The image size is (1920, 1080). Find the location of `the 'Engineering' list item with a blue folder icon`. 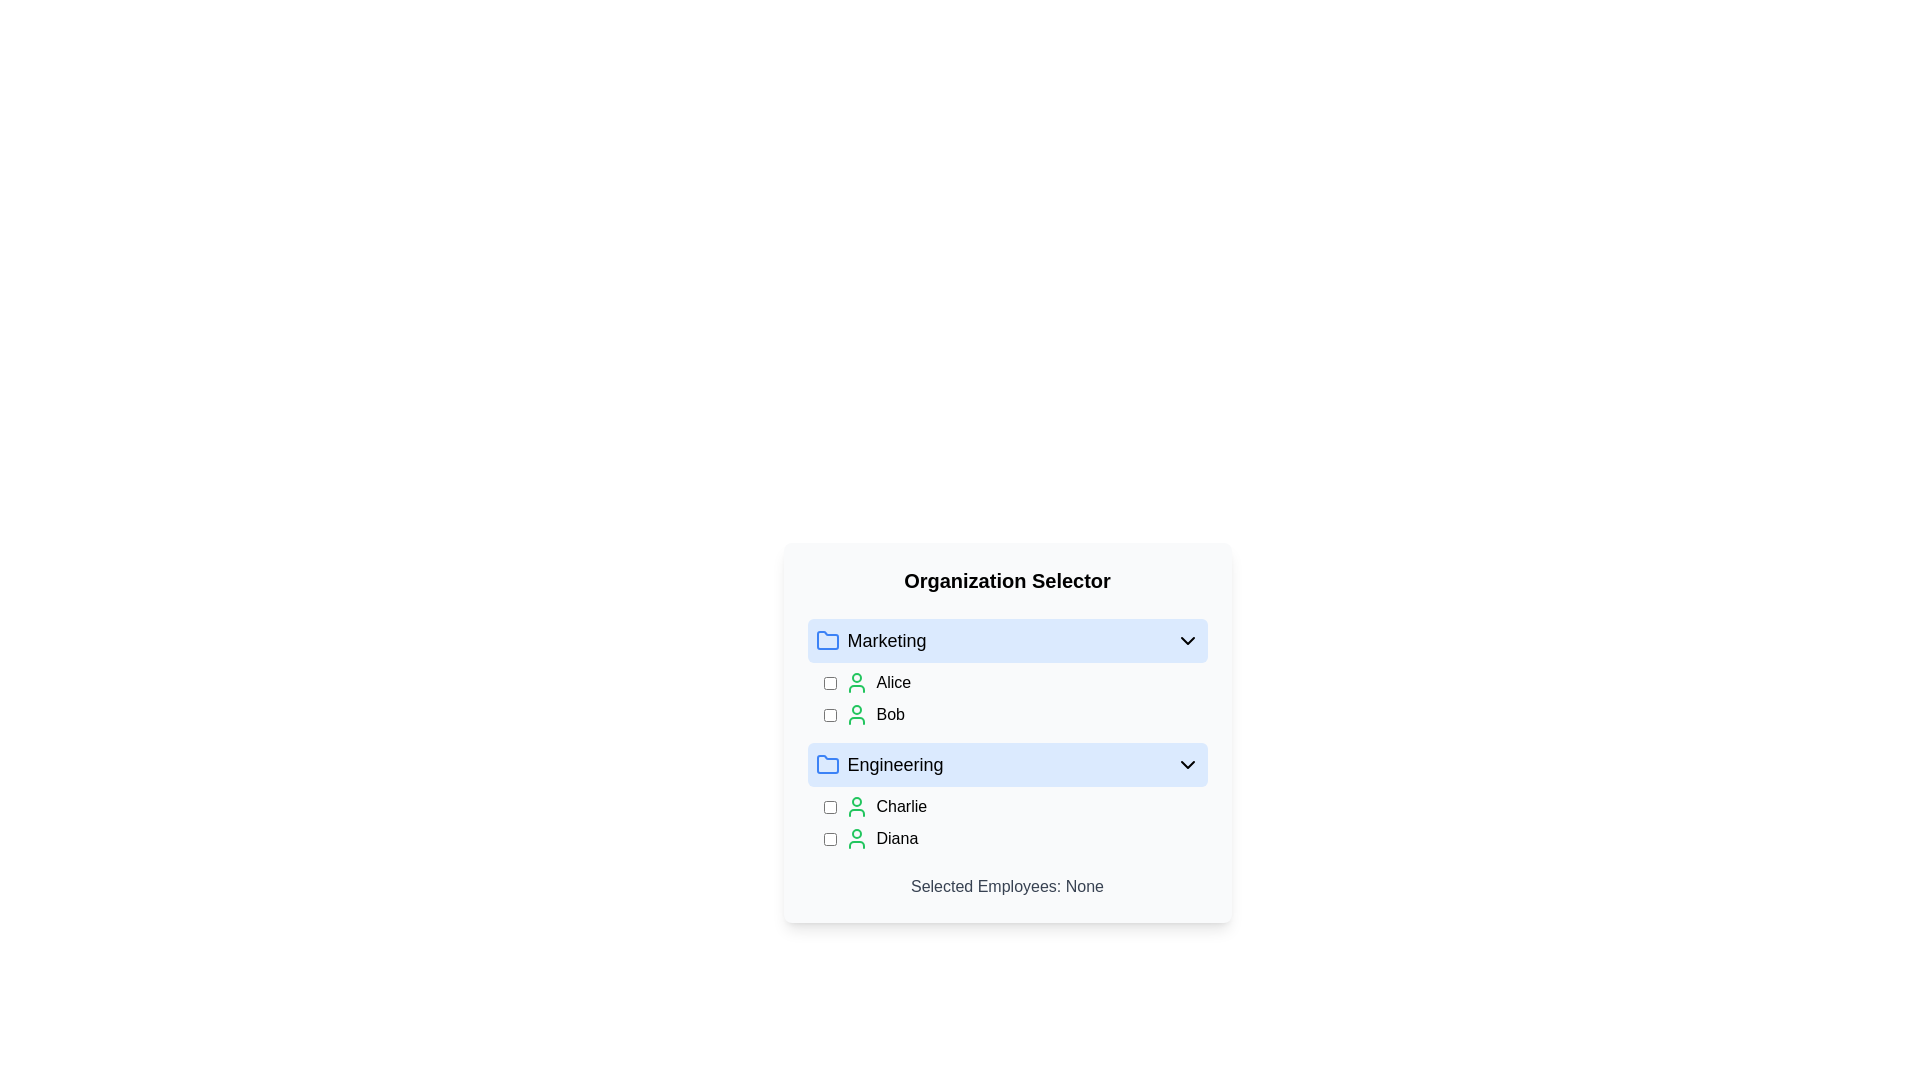

the 'Engineering' list item with a blue folder icon is located at coordinates (879, 764).